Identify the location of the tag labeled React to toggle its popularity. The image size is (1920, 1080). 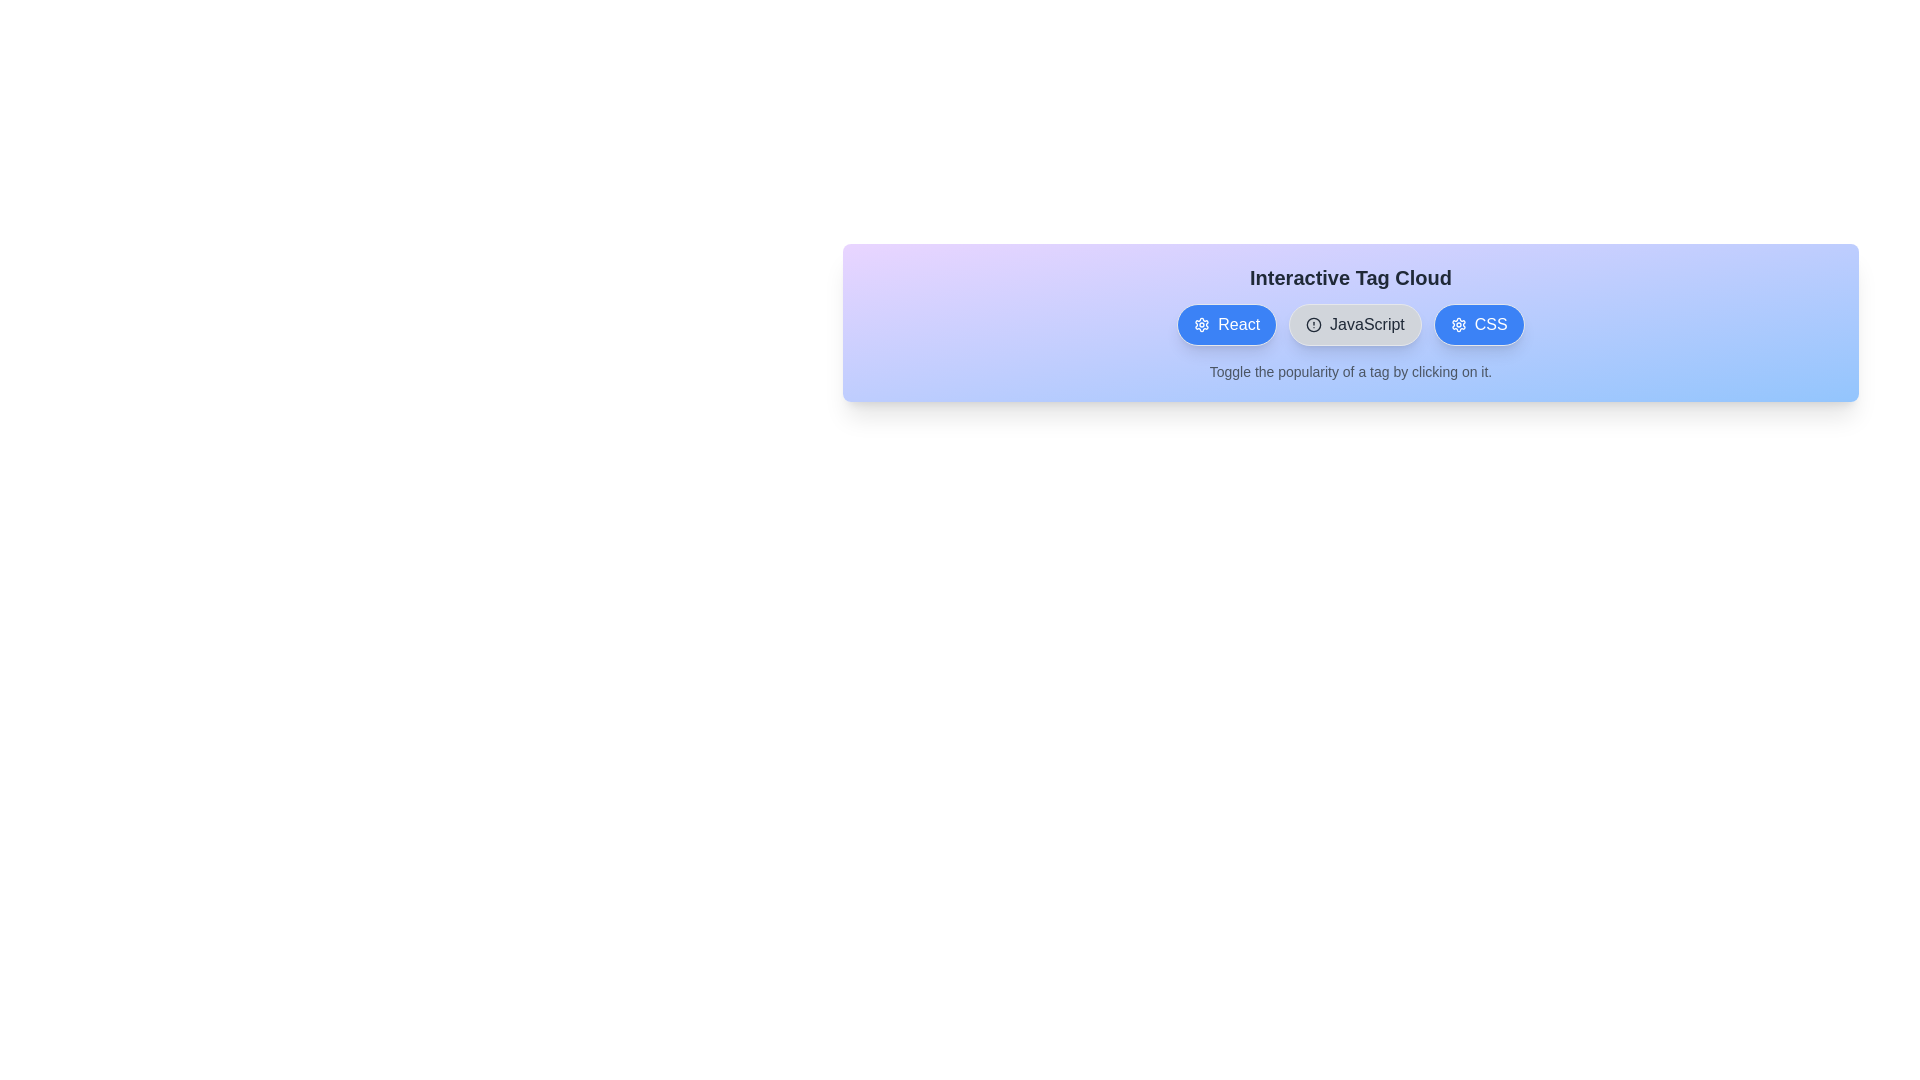
(1226, 323).